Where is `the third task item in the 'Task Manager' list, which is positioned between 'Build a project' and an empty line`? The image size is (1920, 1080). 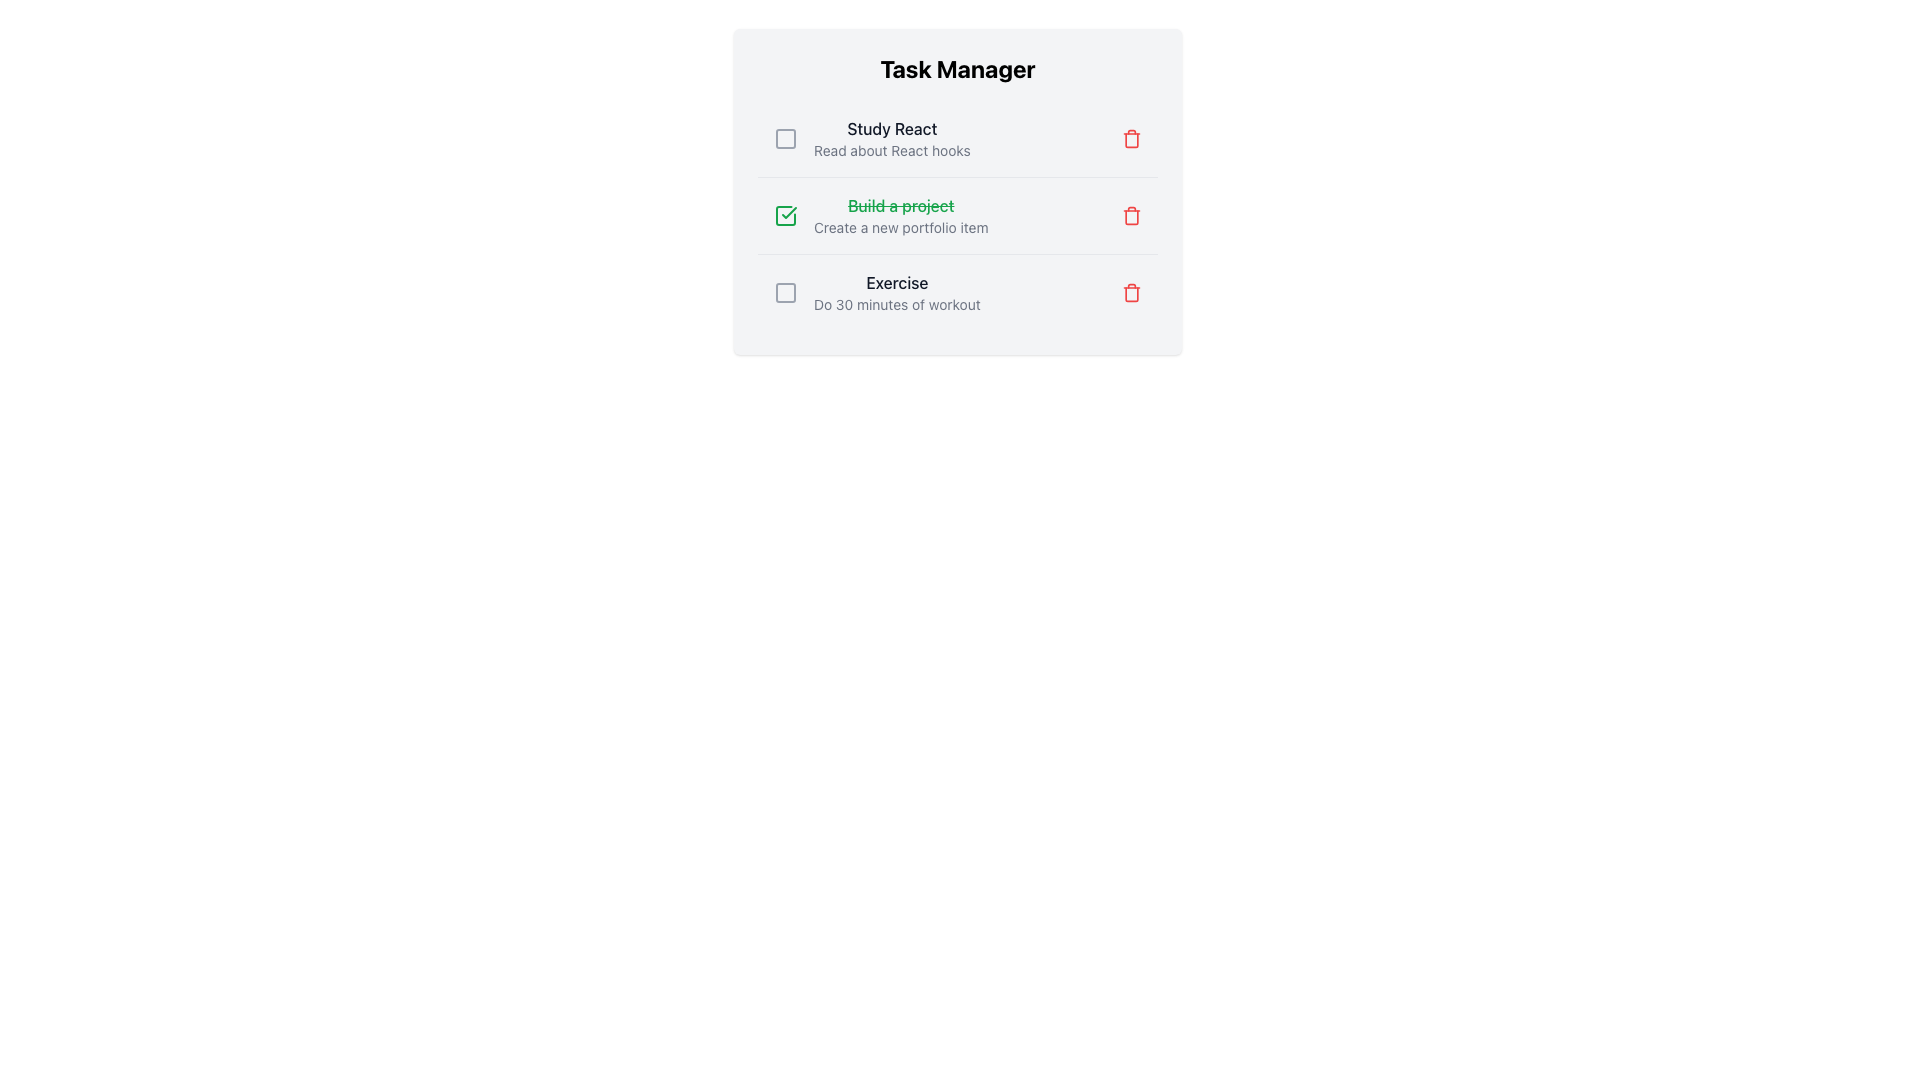 the third task item in the 'Task Manager' list, which is positioned between 'Build a project' and an empty line is located at coordinates (877, 293).